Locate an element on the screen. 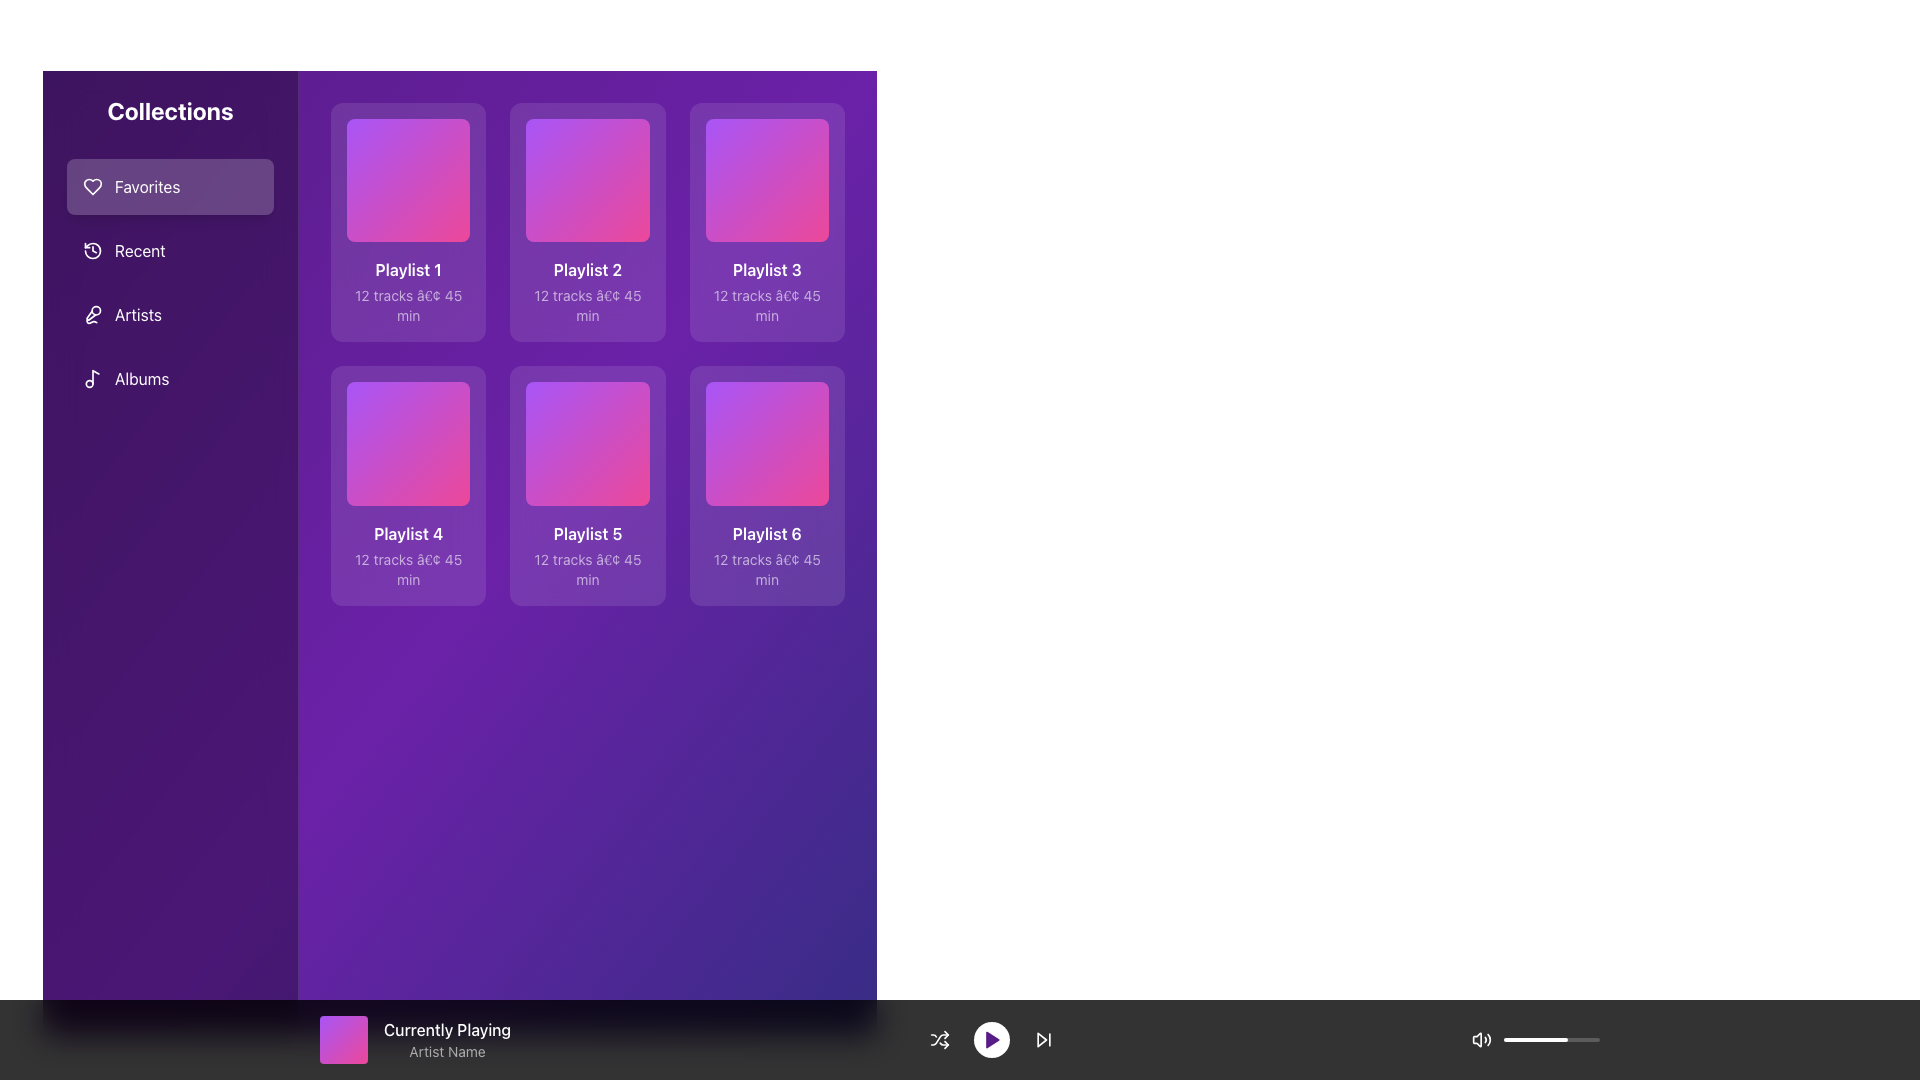 Image resolution: width=1920 pixels, height=1080 pixels. the 'Recent' navigation button located in the sidebar under the 'Collections' title to observe the hover effect is located at coordinates (170, 249).